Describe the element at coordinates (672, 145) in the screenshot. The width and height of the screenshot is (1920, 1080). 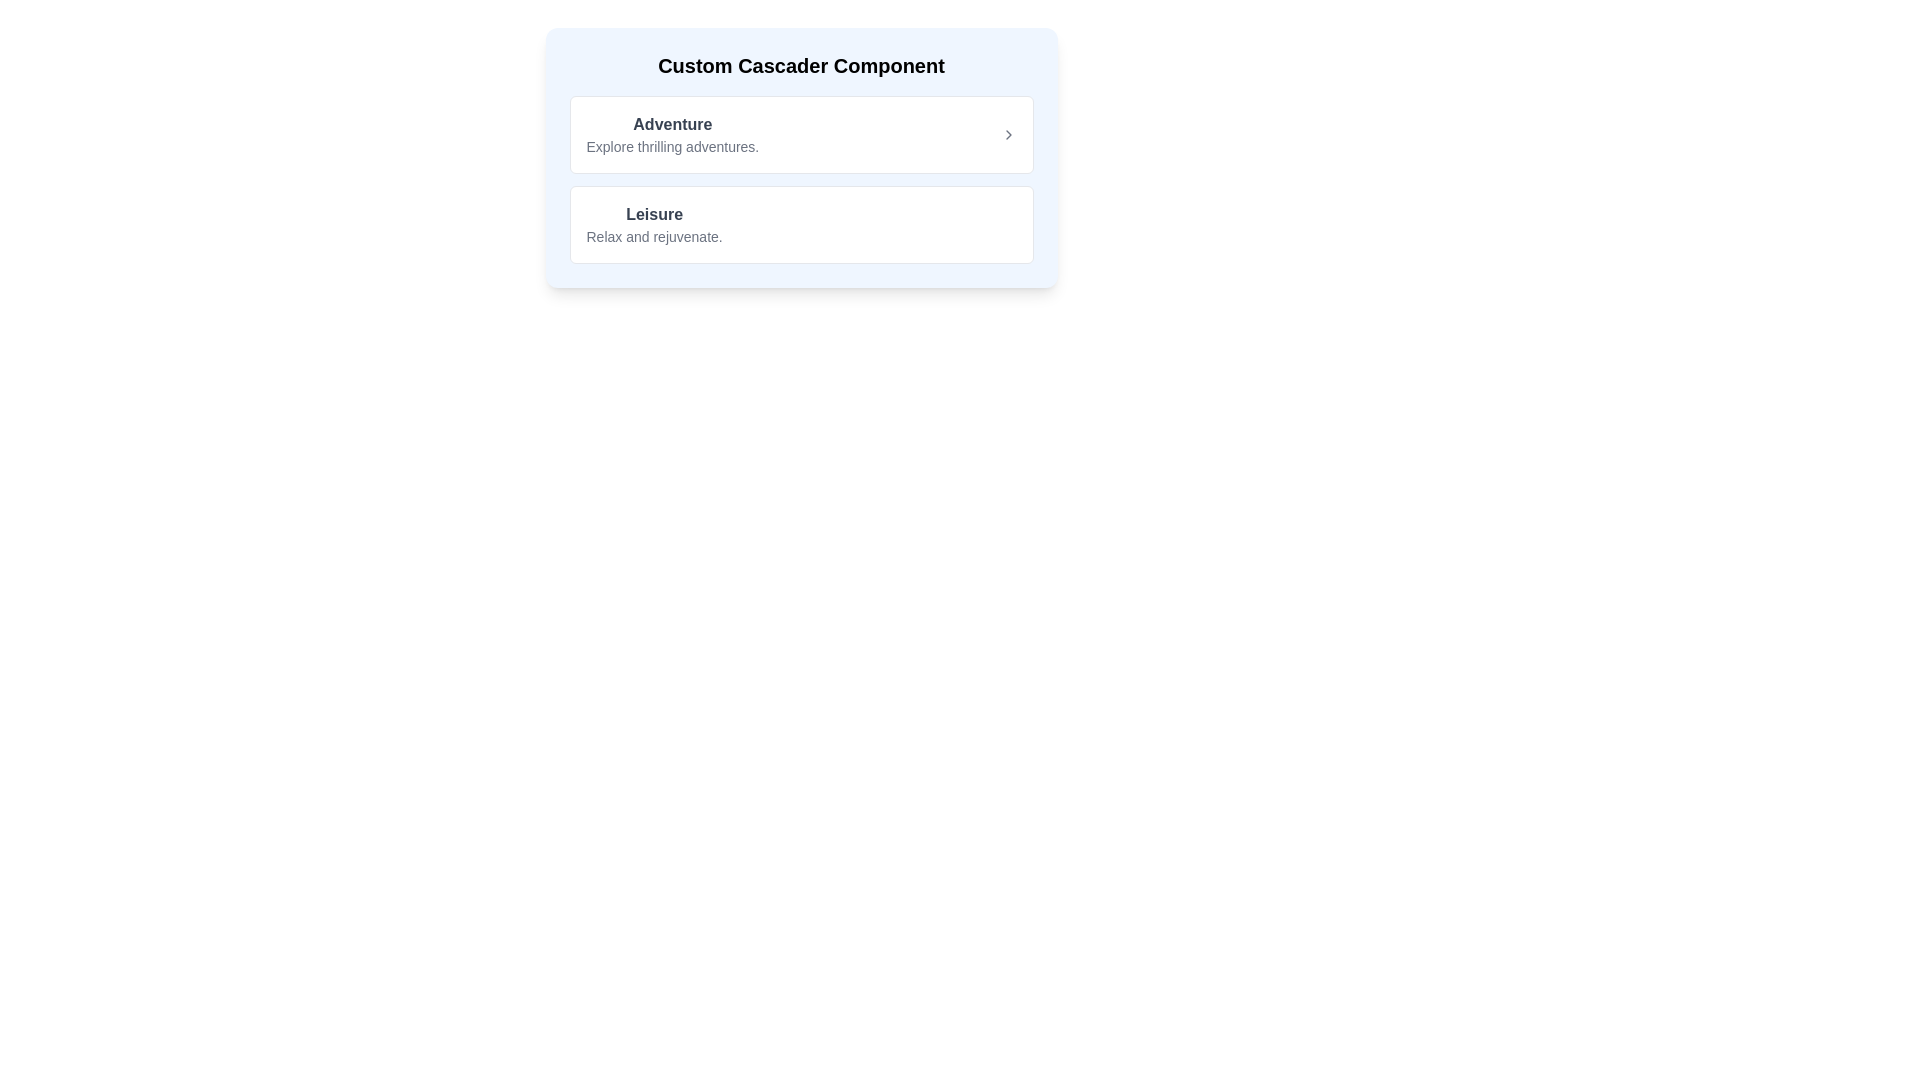
I see `the static text element that serves as a subheading for the 'Adventure' category, located beneath the 'Adventure' heading in the custom cascader component` at that location.